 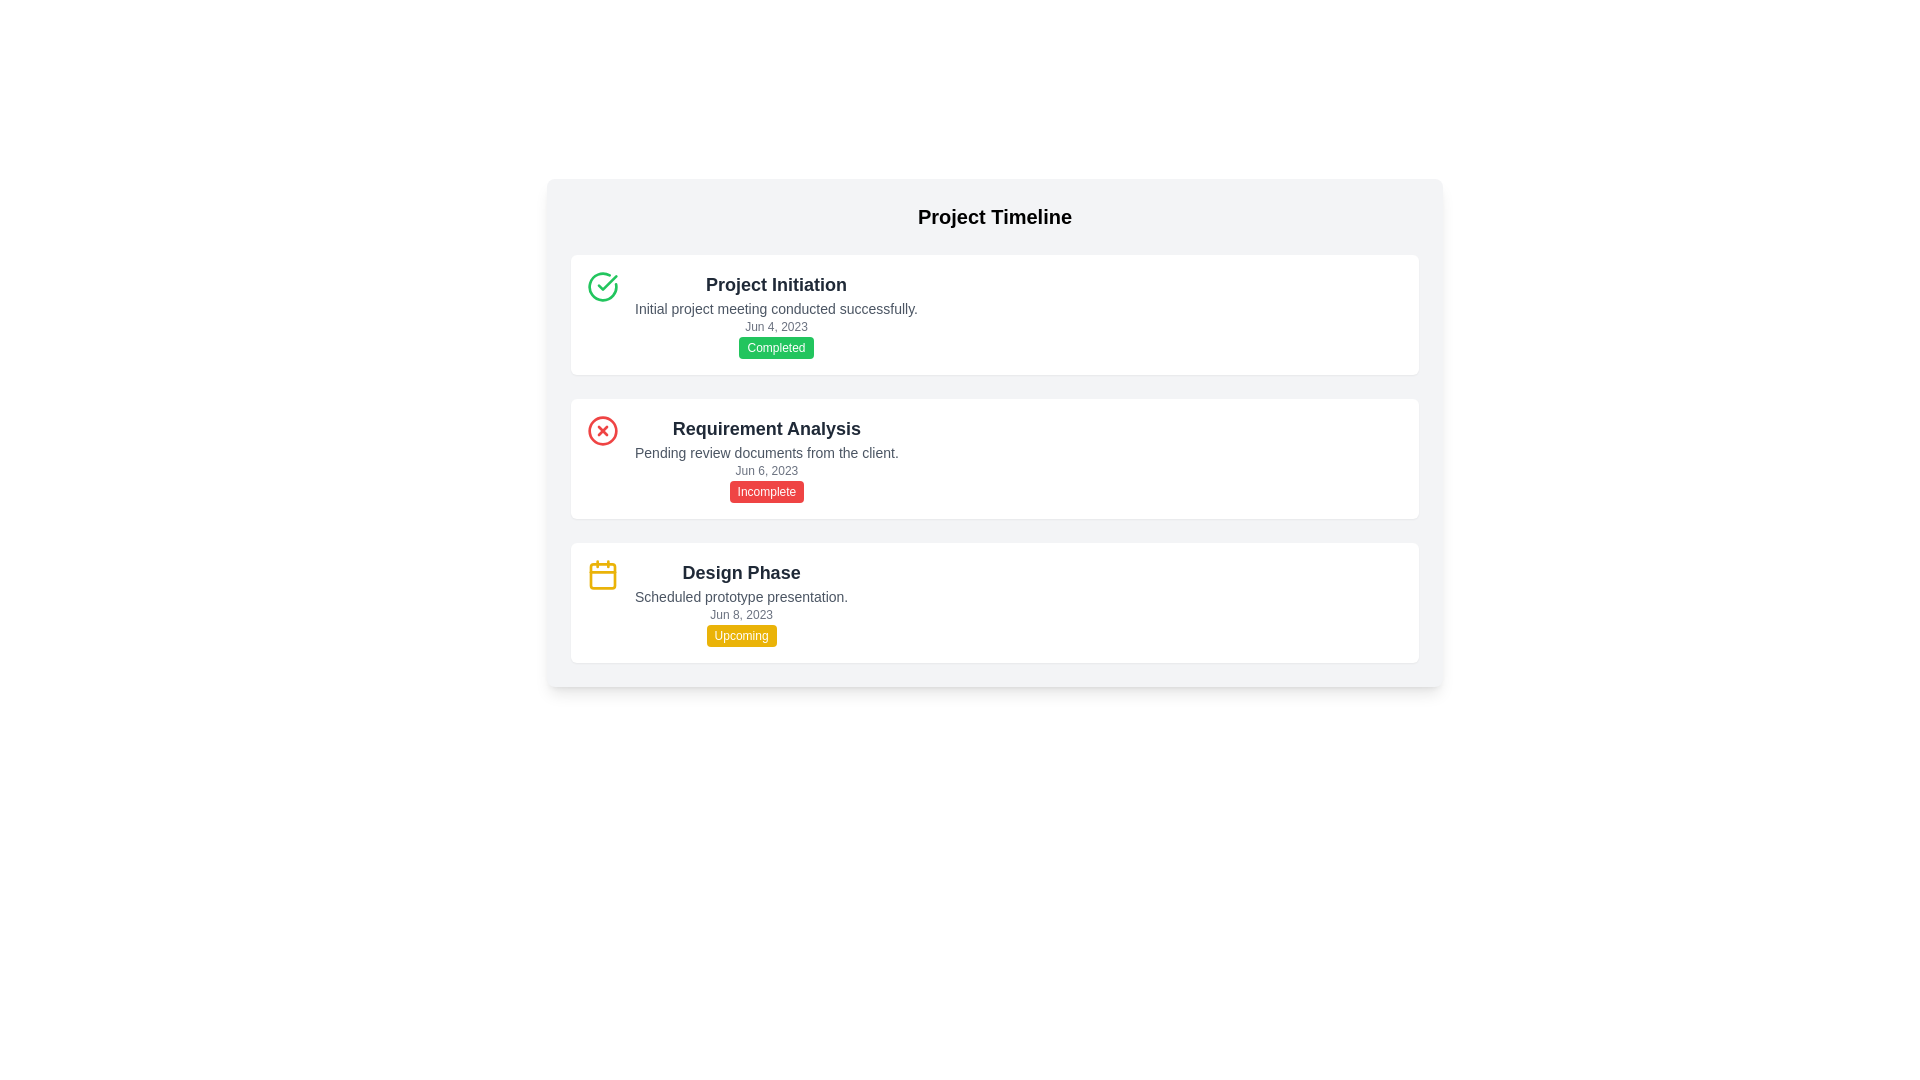 I want to click on the text label displaying 'Jun 6, 2023', which is positioned below the description text and above the 'Incomplete' badge in the 'Requirement Analysis' section of the task timeline display, so click(x=765, y=470).